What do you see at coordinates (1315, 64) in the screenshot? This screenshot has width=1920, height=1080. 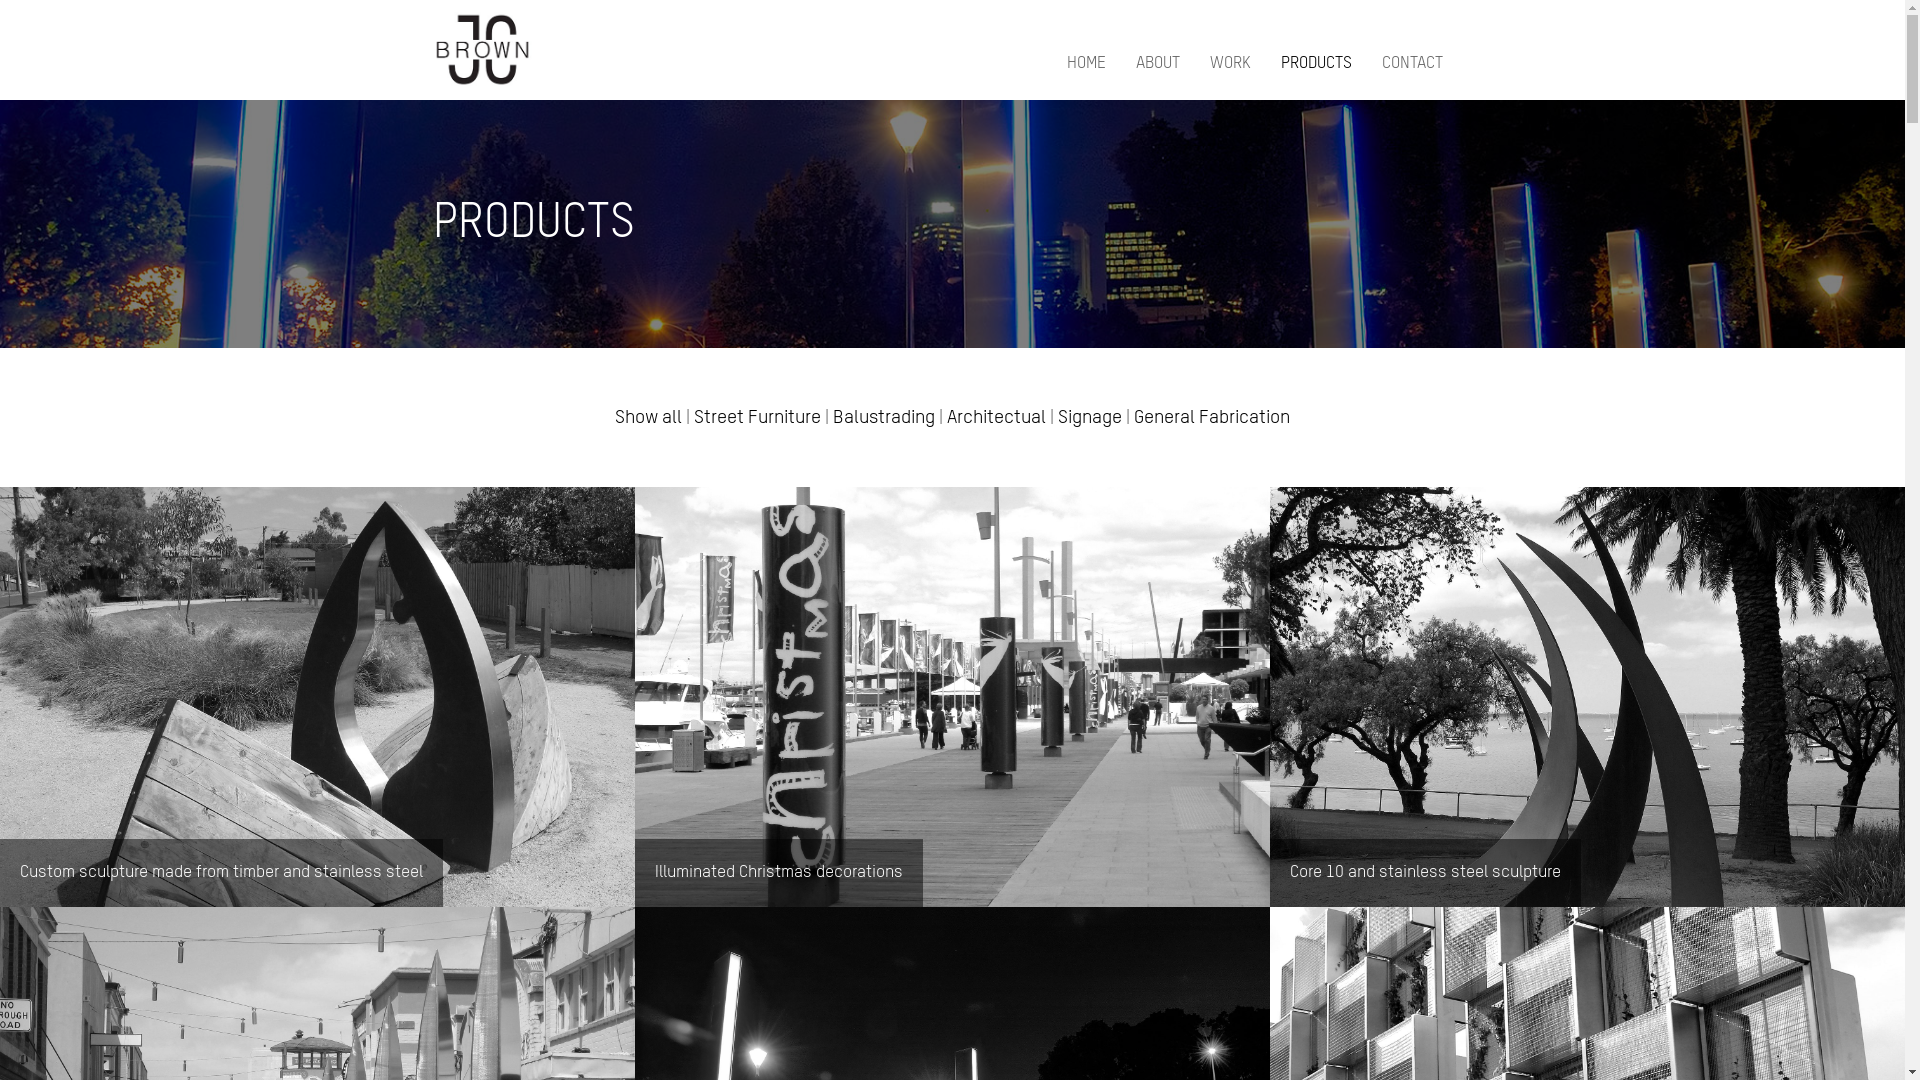 I see `'PRODUCTS'` at bounding box center [1315, 64].